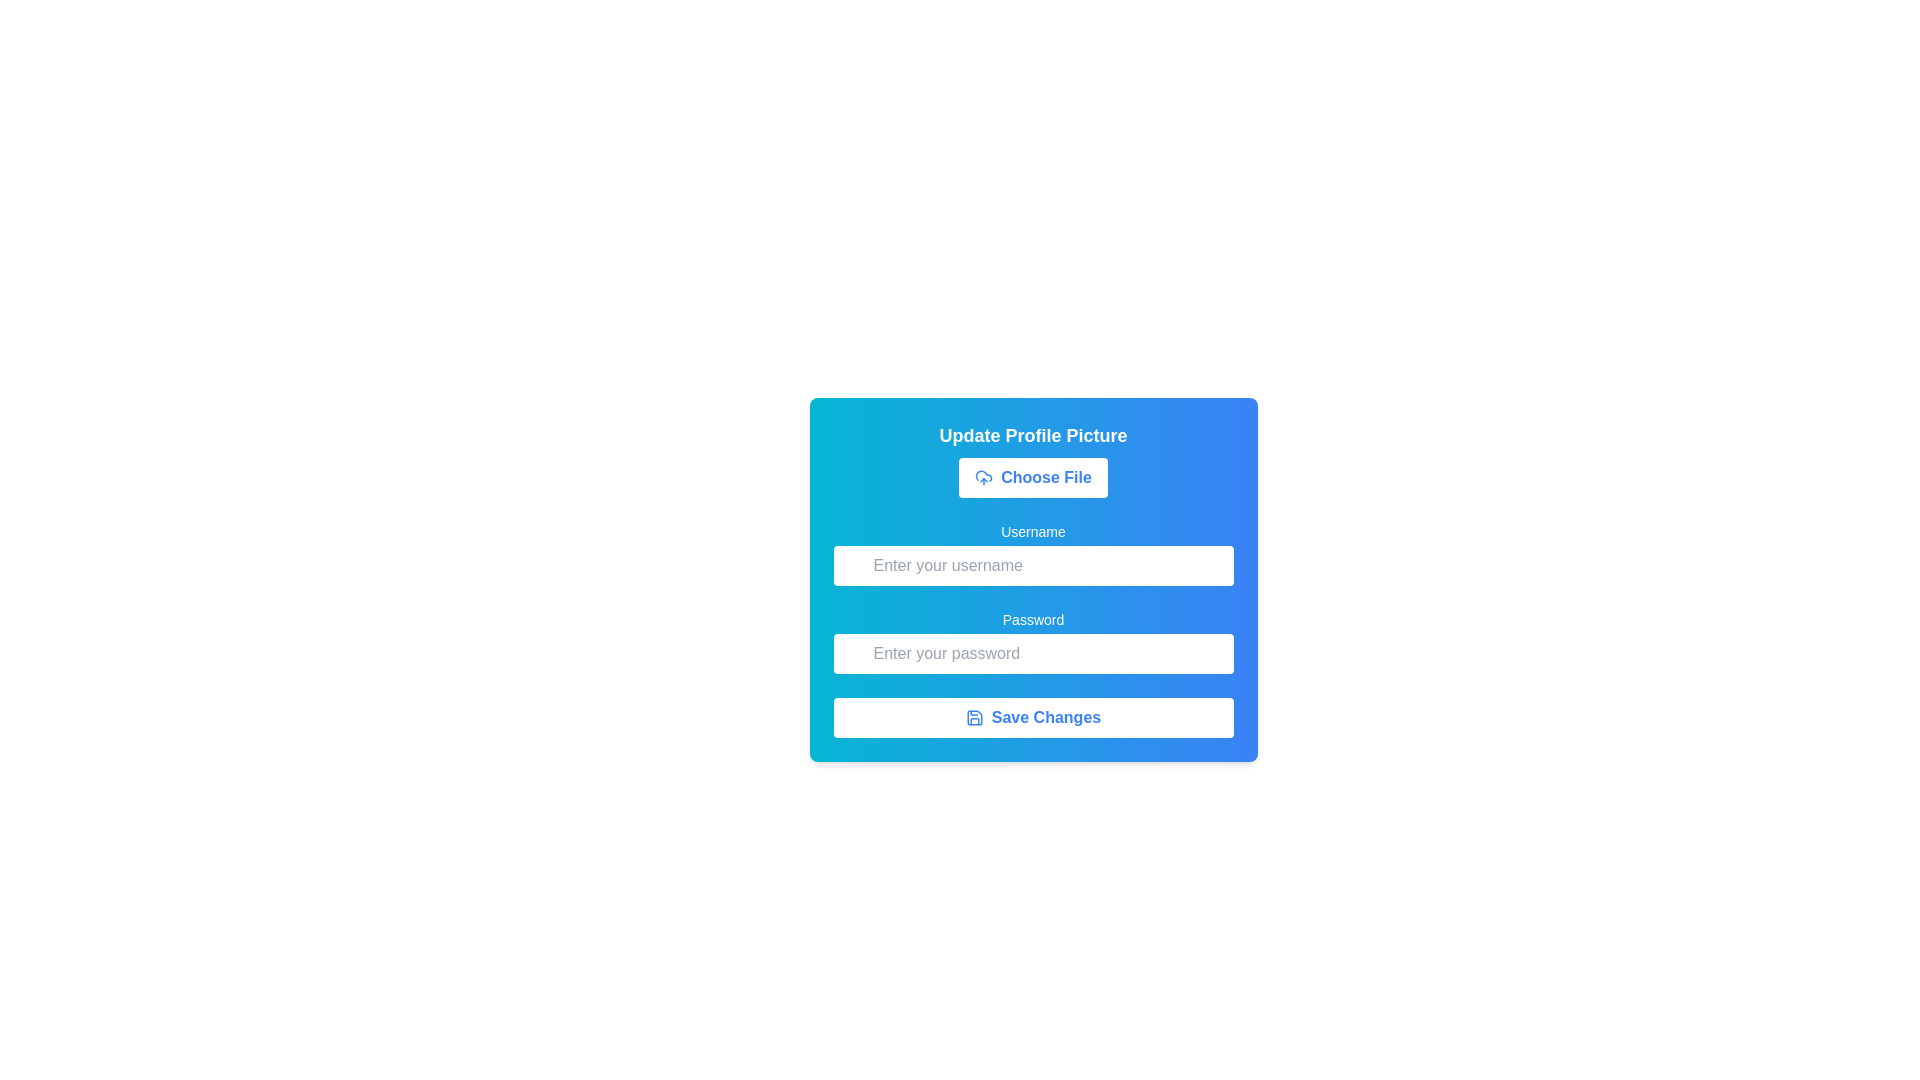  Describe the element at coordinates (1033, 478) in the screenshot. I see `the file upload button located below the 'Update Profile Picture' heading in the profile update modal` at that location.